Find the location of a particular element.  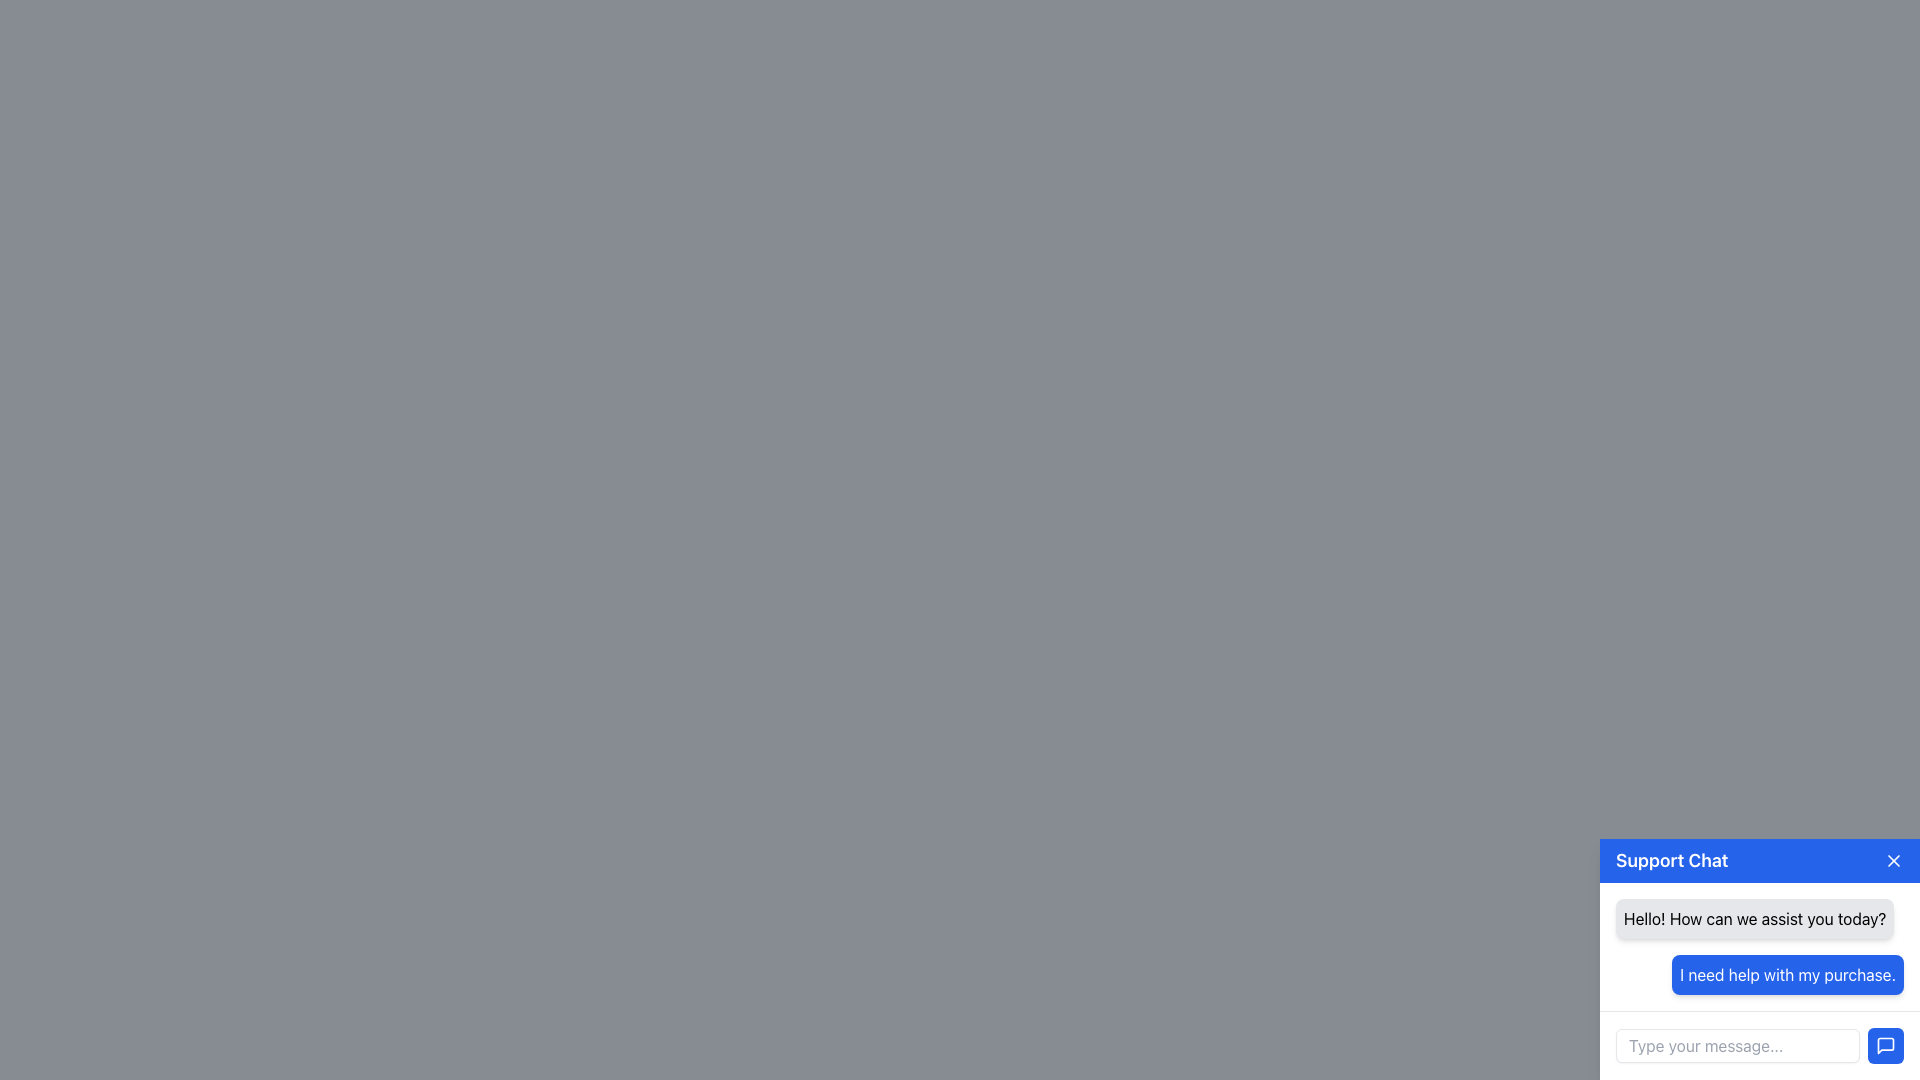

the messaging icon located at the bottom right of the support chat interface to interact with messaging activities is located at coordinates (1885, 1044).